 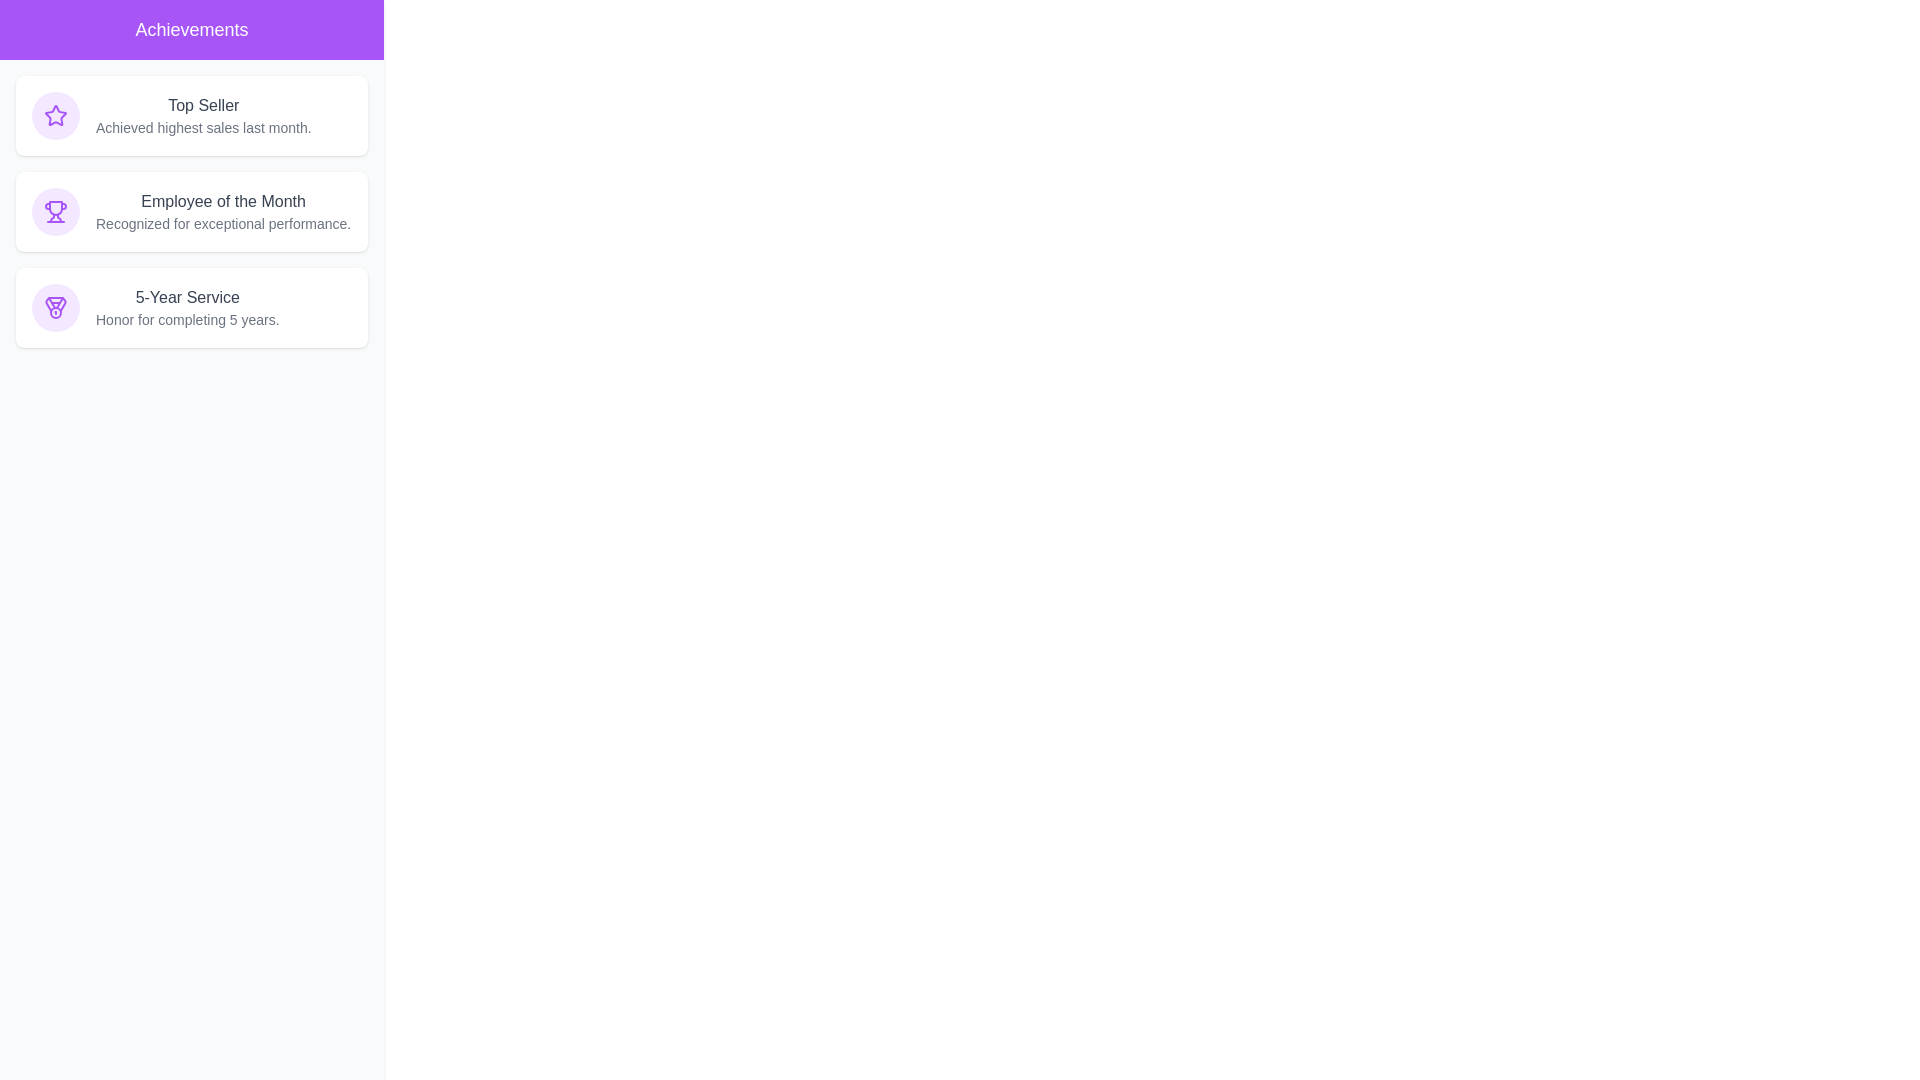 I want to click on the icon associated with 5-Year Service, so click(x=56, y=308).